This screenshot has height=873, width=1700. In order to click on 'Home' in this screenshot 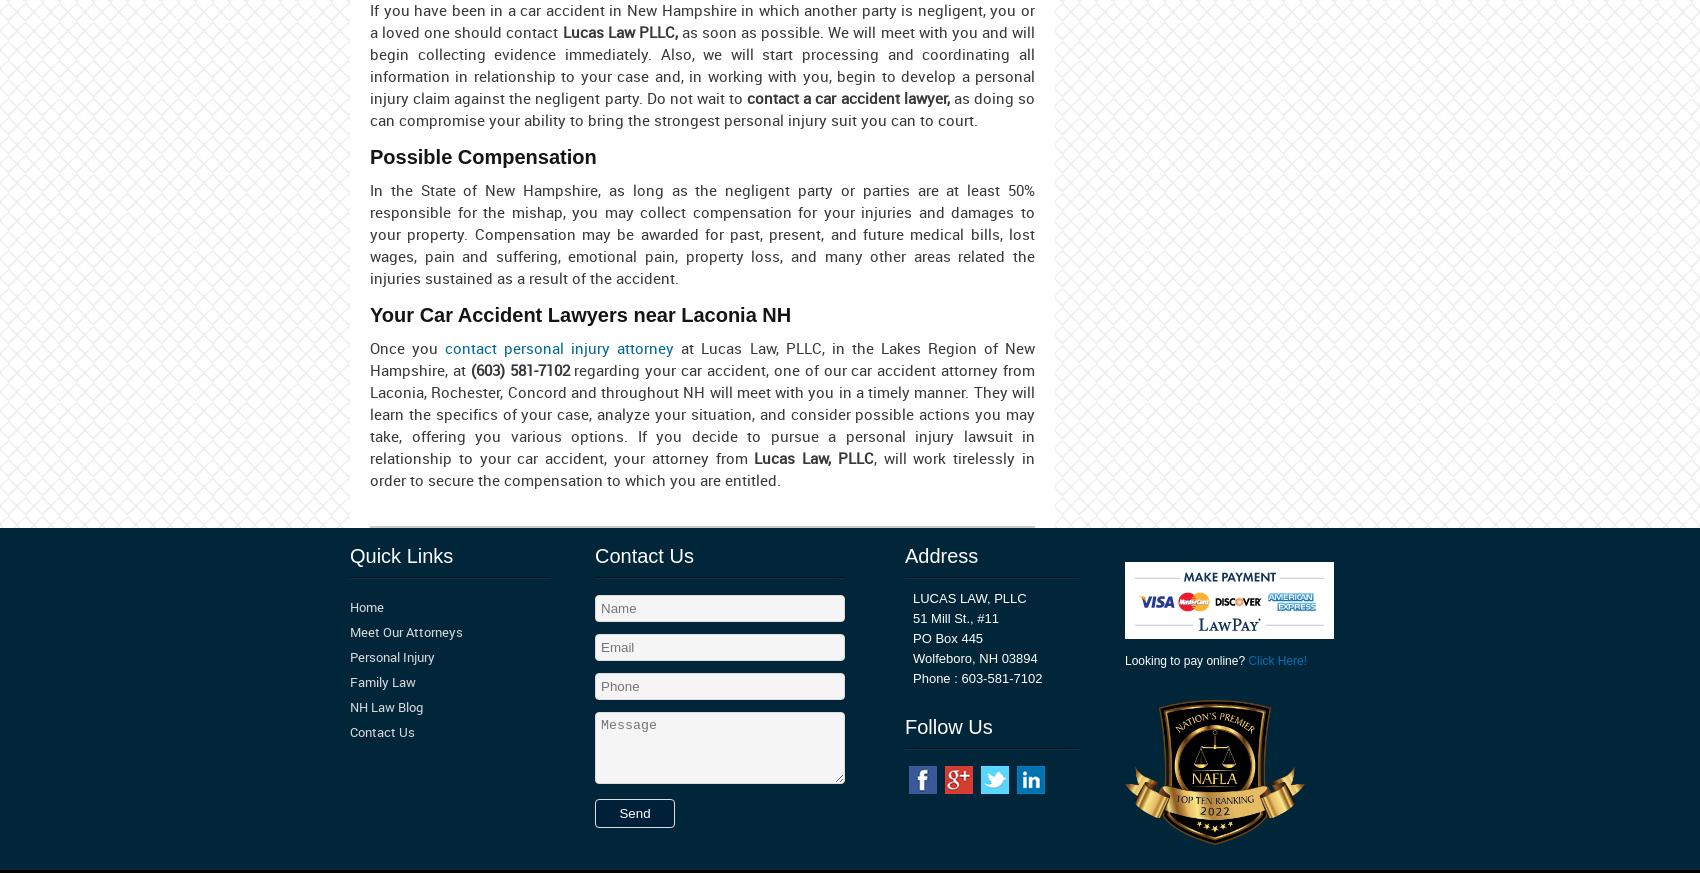, I will do `click(349, 605)`.